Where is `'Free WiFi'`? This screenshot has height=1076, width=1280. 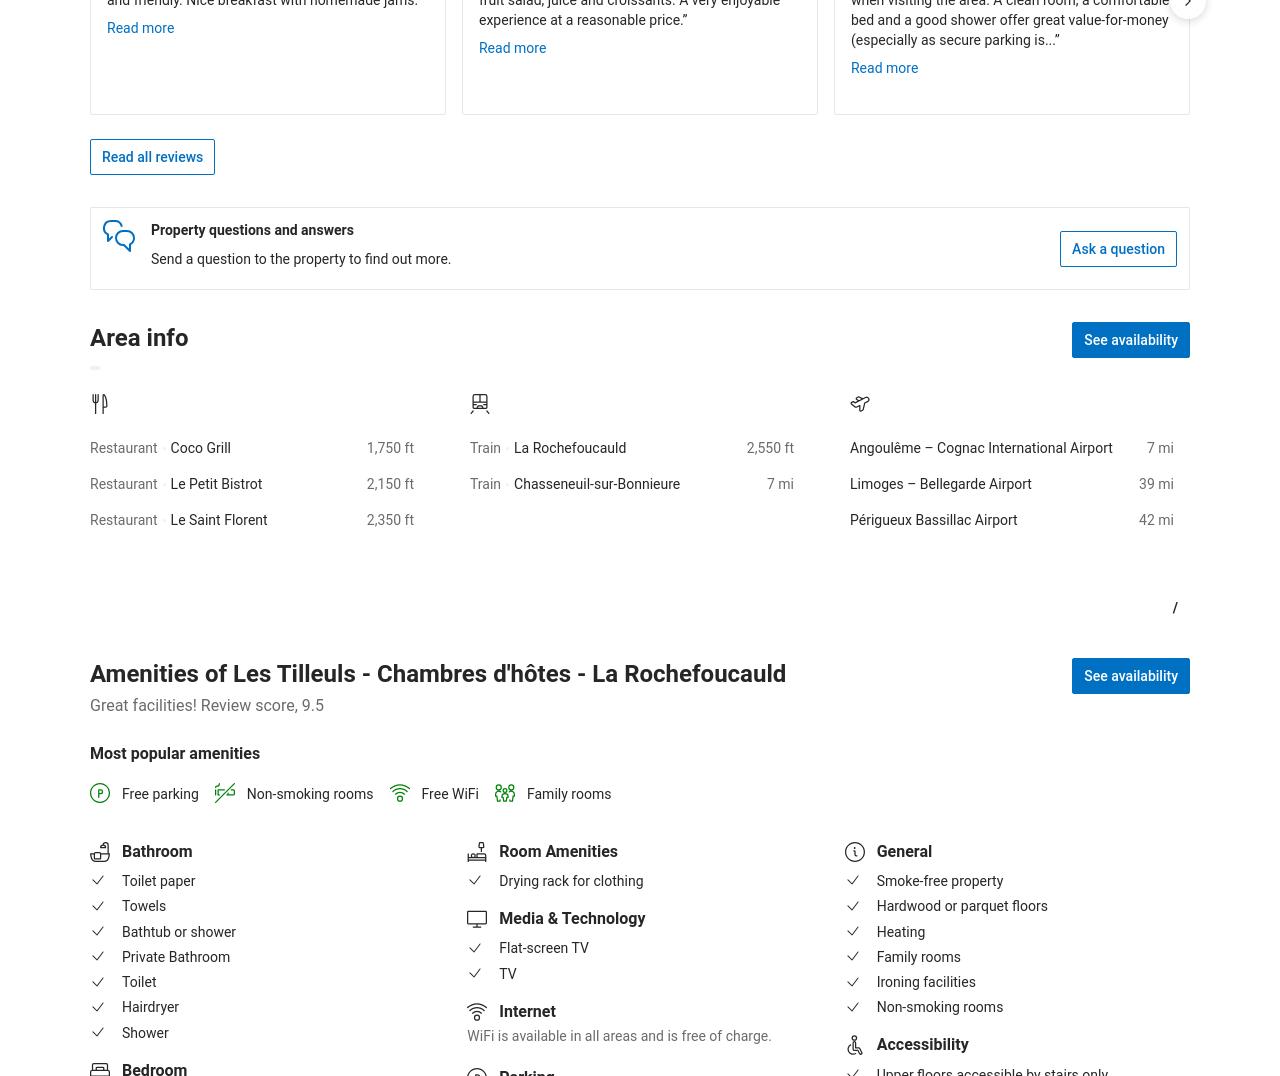
'Free WiFi' is located at coordinates (449, 793).